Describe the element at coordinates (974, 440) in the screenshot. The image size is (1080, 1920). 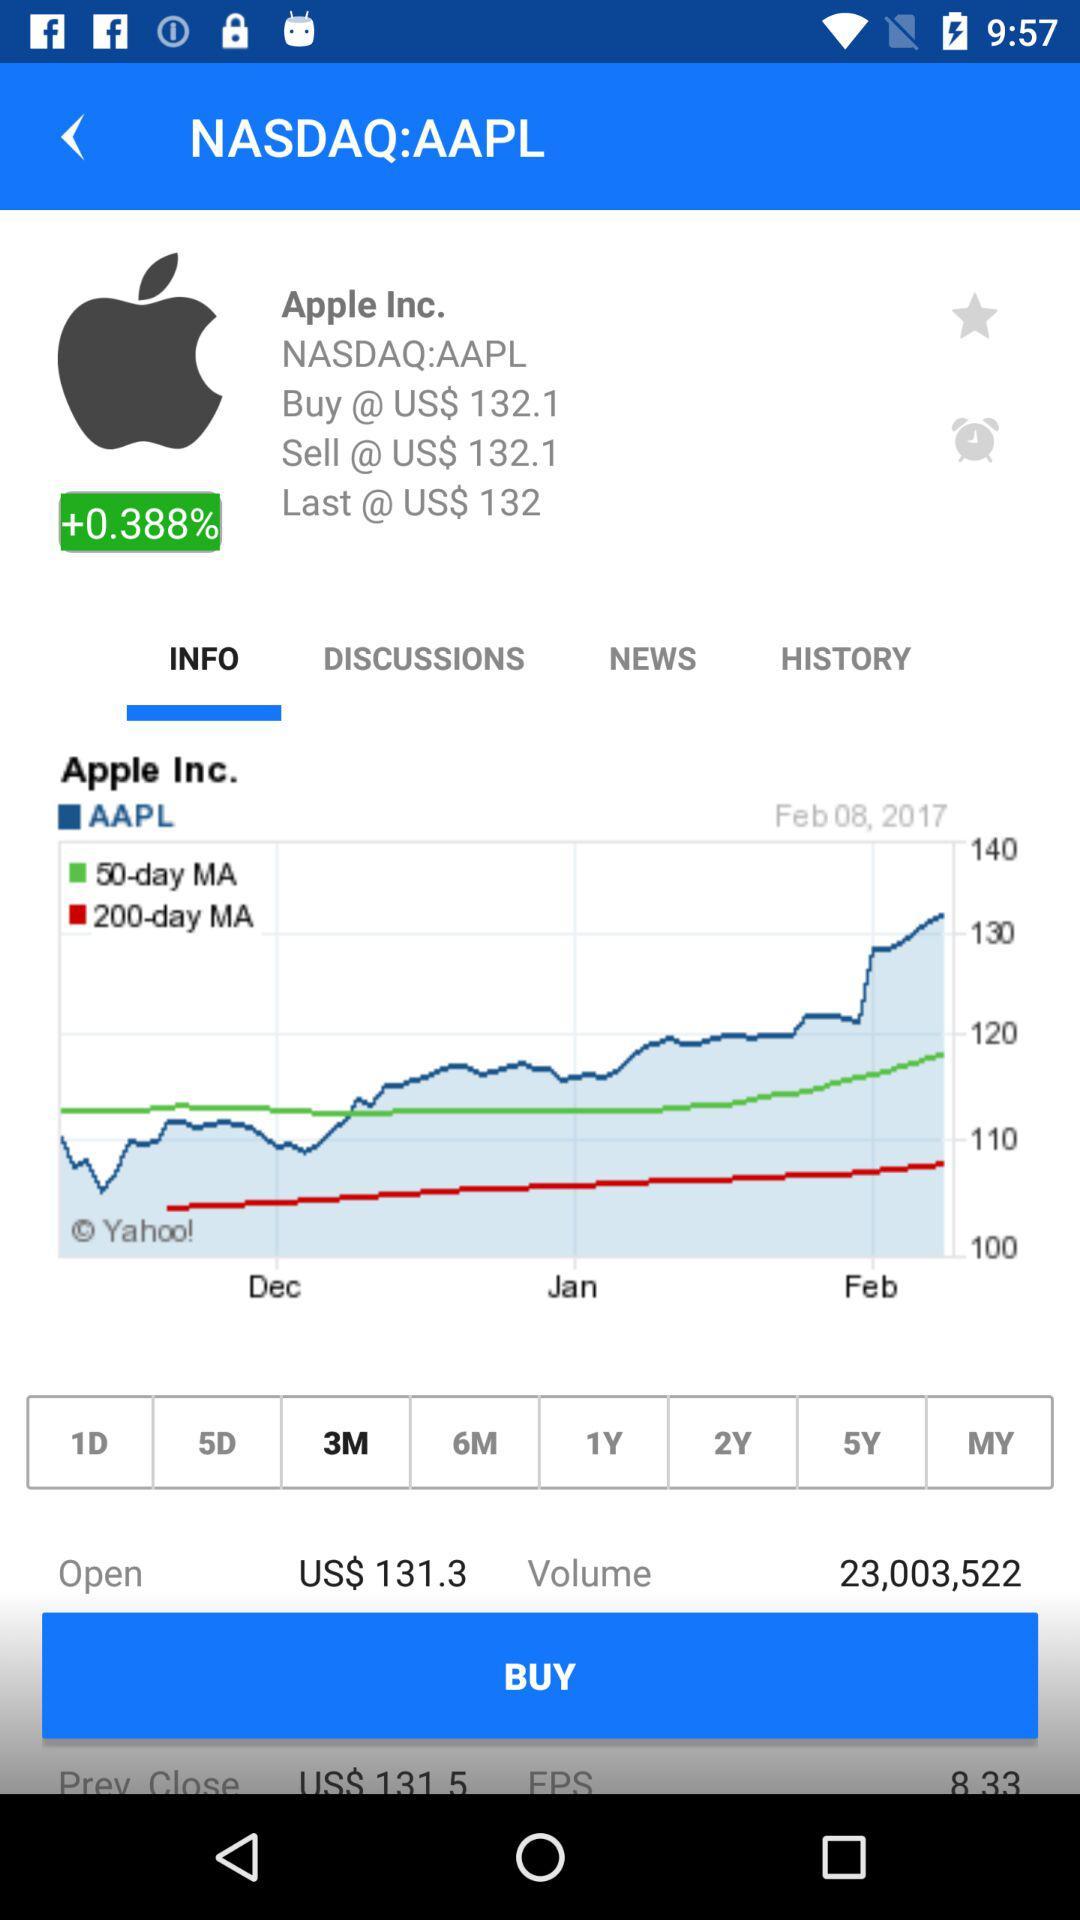
I see `the time icon` at that location.